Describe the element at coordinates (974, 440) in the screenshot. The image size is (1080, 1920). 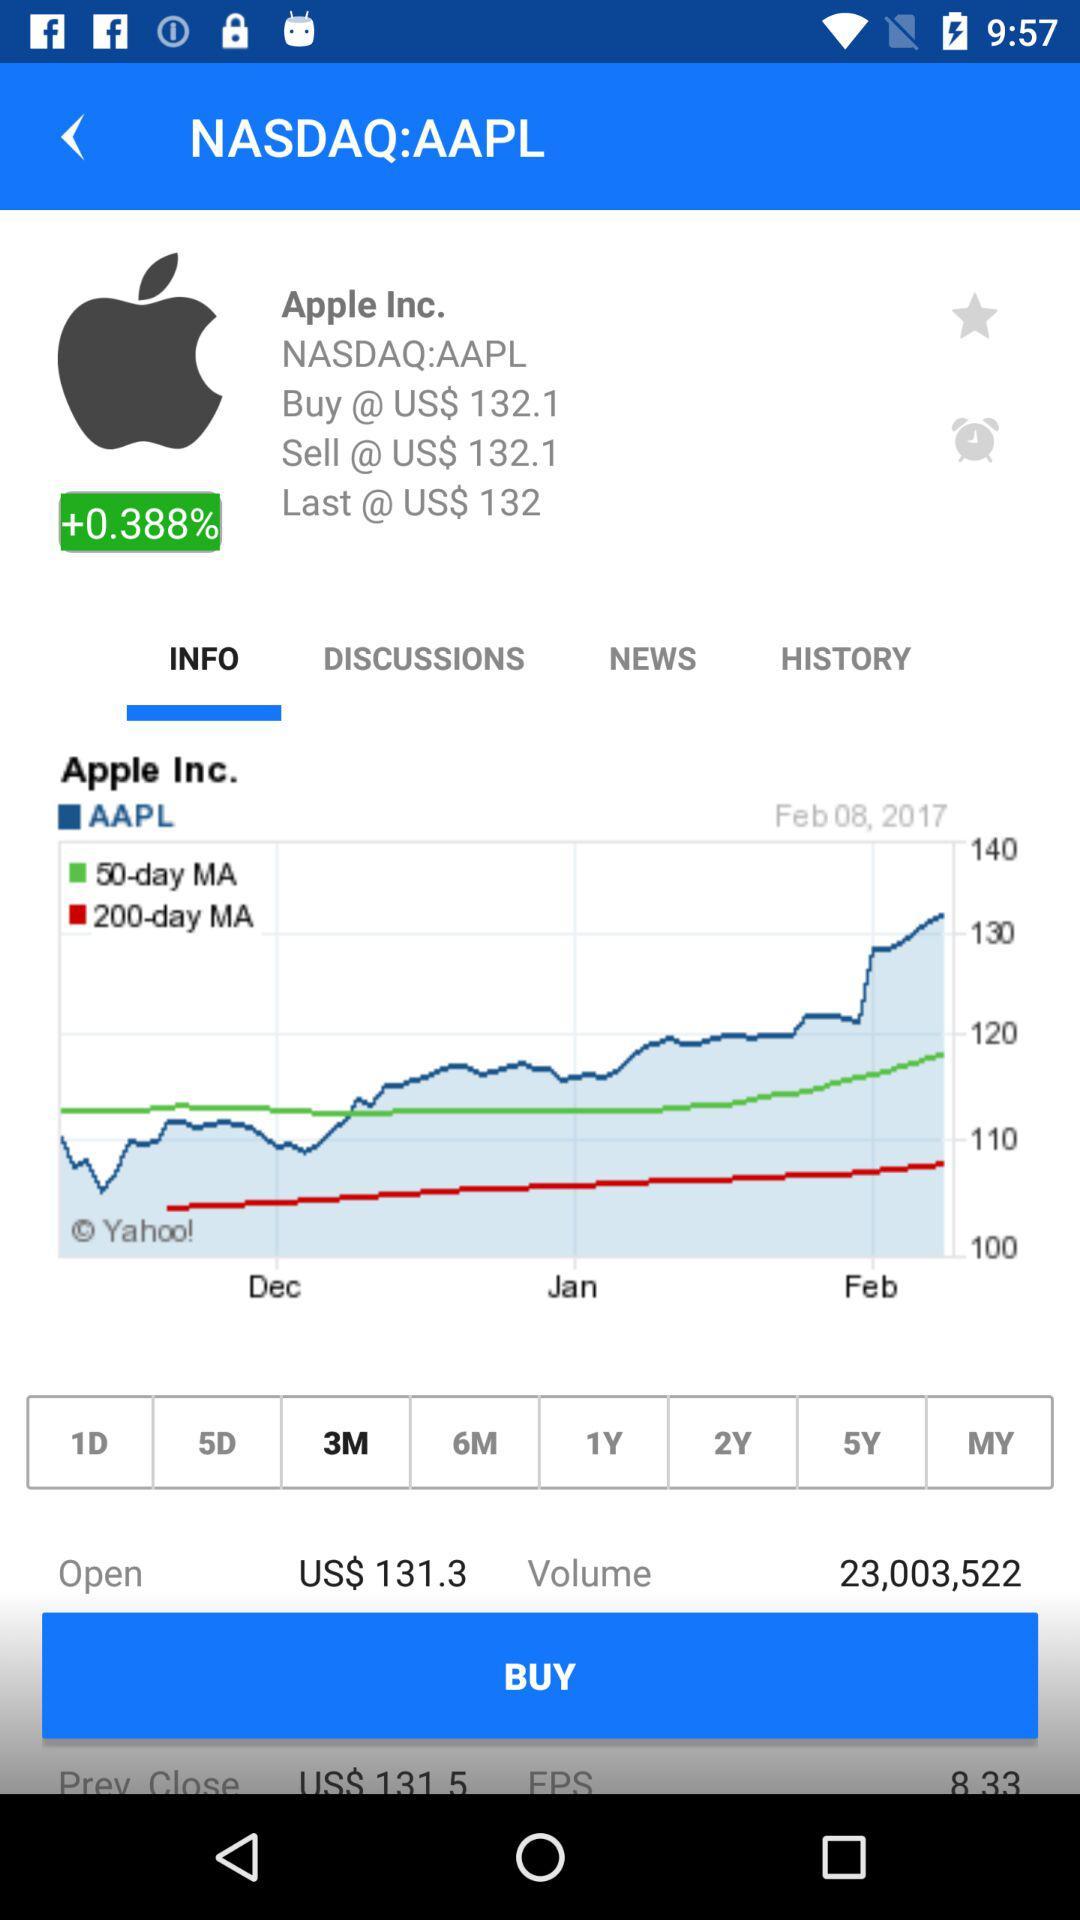
I see `the time icon` at that location.